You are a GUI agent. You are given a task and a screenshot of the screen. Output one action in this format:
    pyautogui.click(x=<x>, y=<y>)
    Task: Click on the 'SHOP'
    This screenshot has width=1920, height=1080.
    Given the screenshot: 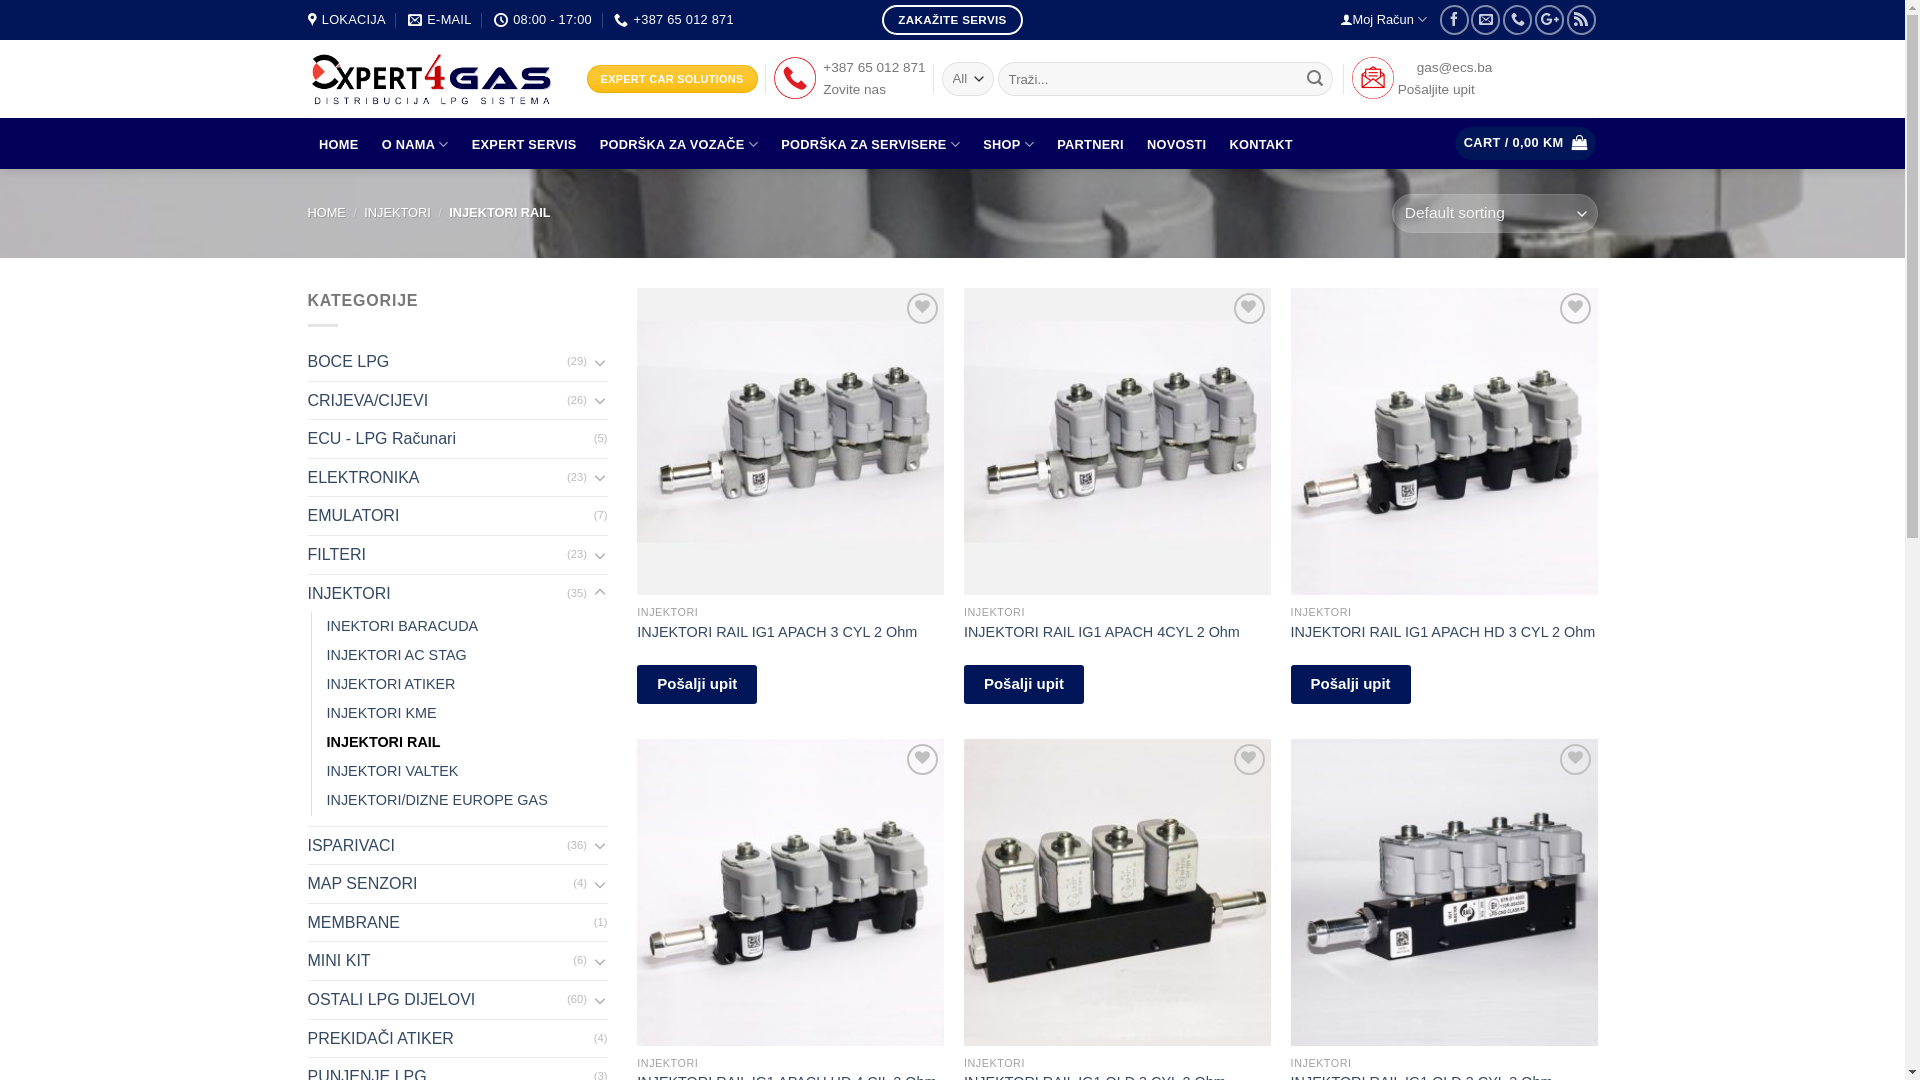 What is the action you would take?
    pyautogui.click(x=1008, y=143)
    